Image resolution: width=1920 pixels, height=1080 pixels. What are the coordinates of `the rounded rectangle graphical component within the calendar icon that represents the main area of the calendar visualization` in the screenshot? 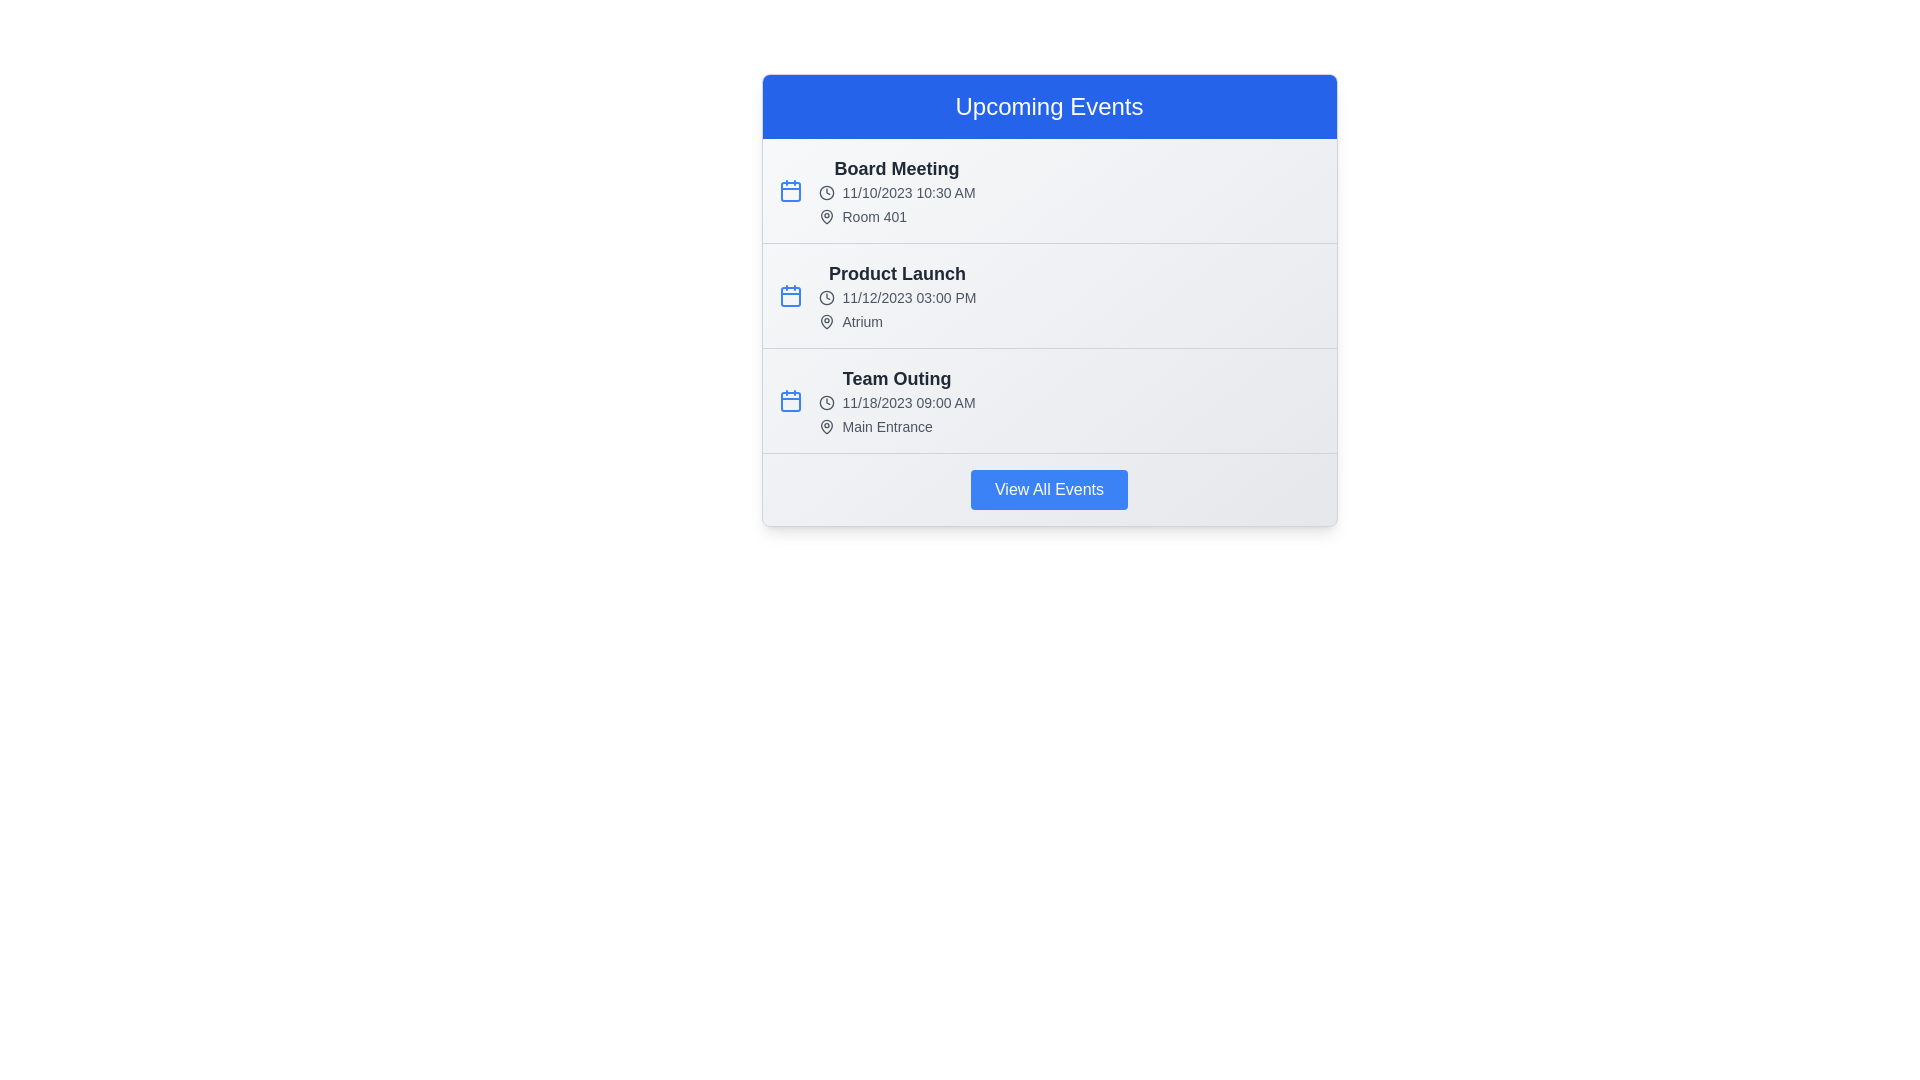 It's located at (789, 401).